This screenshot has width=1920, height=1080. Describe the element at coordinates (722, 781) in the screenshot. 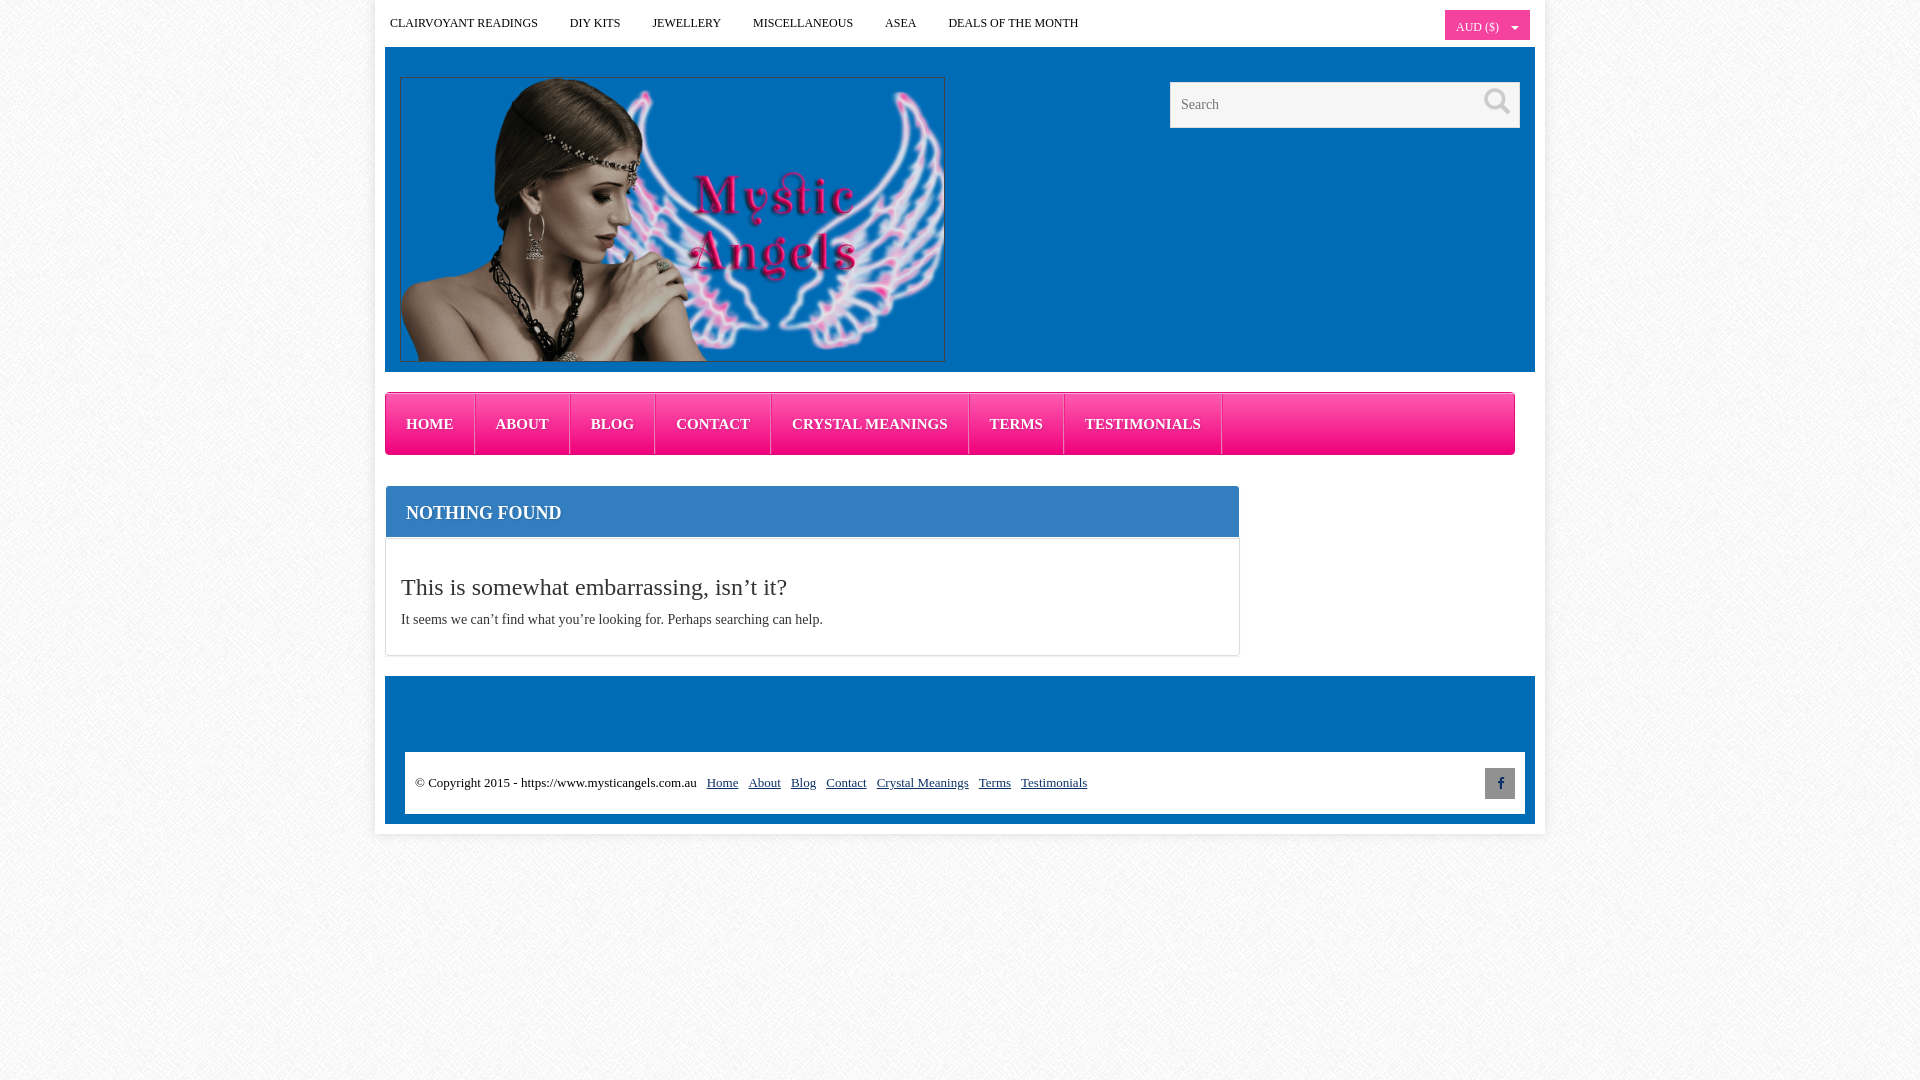

I see `'Home'` at that location.